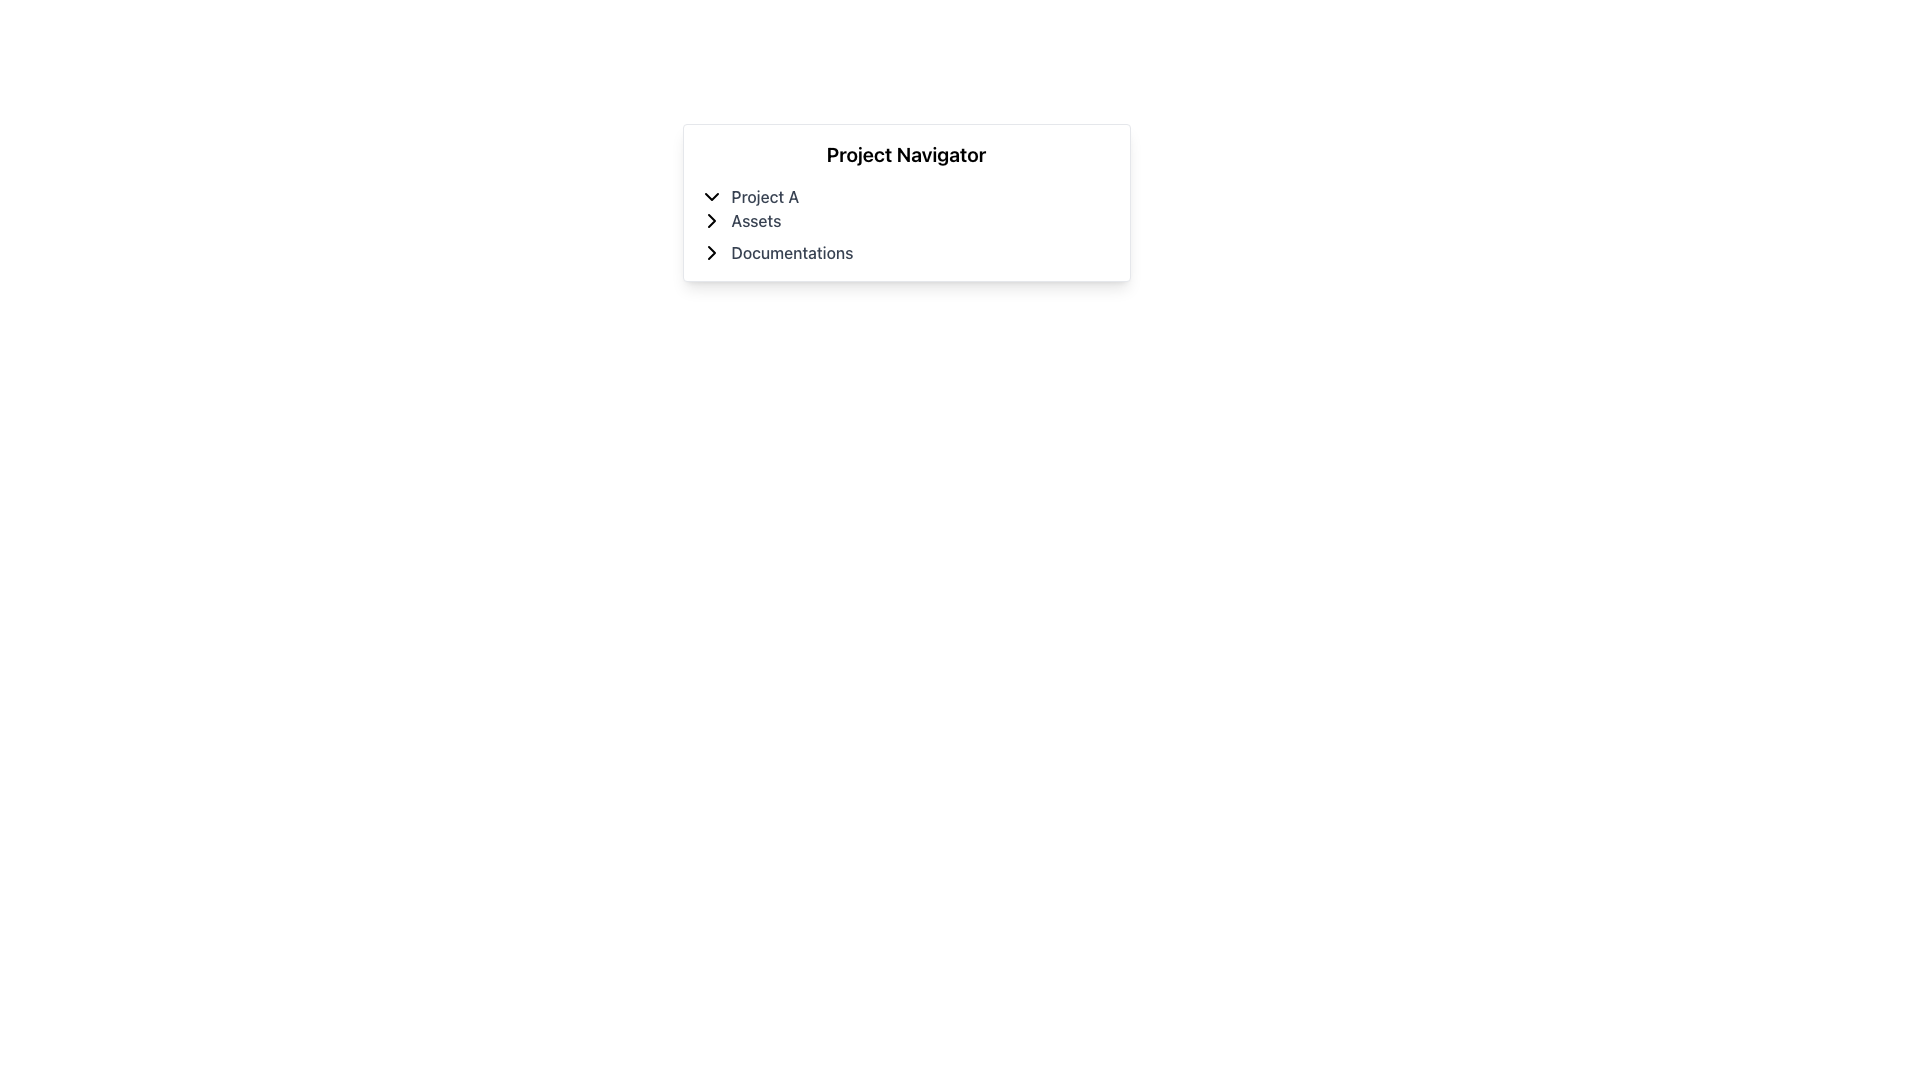 This screenshot has width=1920, height=1080. I want to click on the text label displaying 'Assets' in the navigation menu that changes color on hover, so click(755, 220).